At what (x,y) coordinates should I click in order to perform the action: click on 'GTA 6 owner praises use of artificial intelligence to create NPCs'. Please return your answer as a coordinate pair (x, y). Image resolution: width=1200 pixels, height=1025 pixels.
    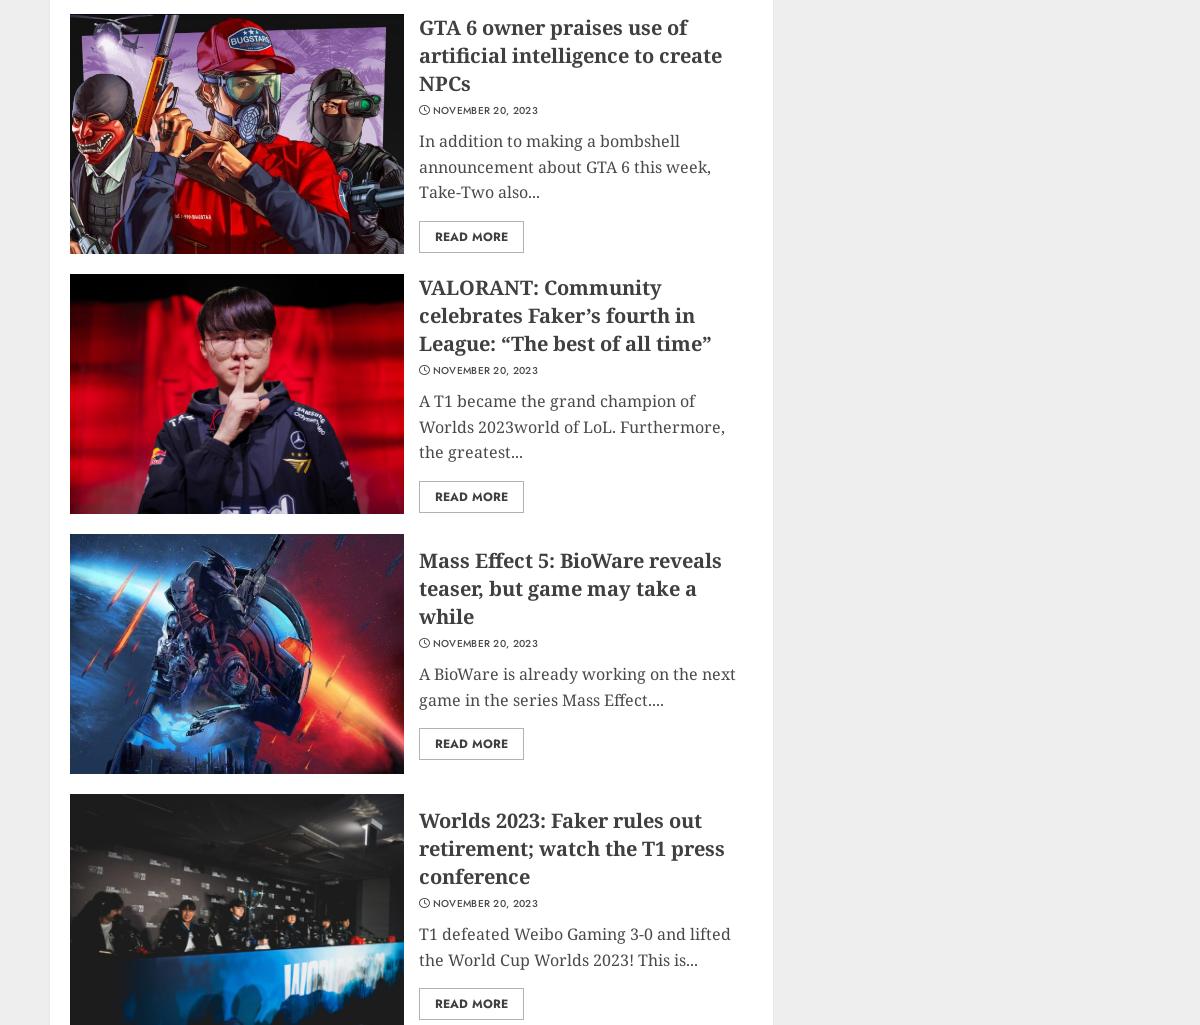
    Looking at the image, I should click on (569, 54).